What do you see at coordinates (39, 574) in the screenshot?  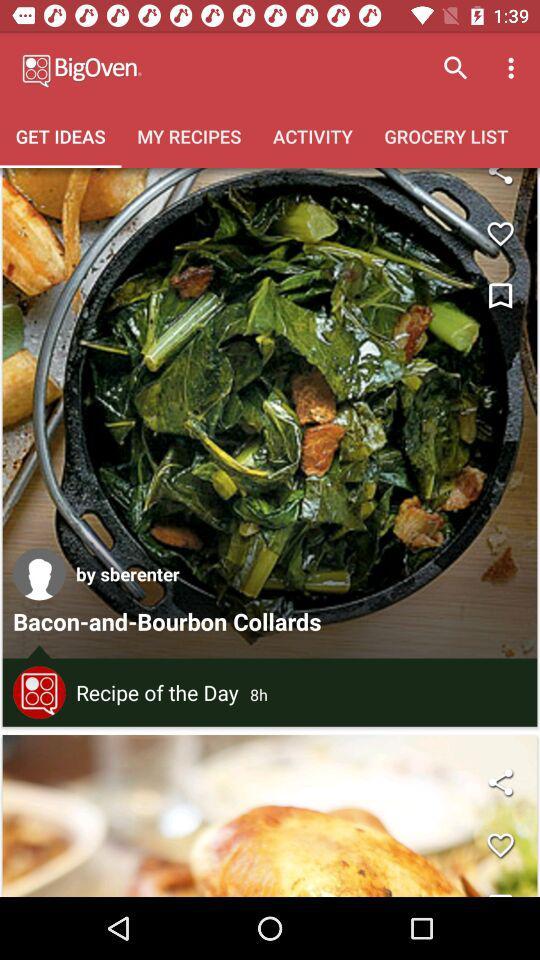 I see `icon to the left of by sberenter icon` at bounding box center [39, 574].